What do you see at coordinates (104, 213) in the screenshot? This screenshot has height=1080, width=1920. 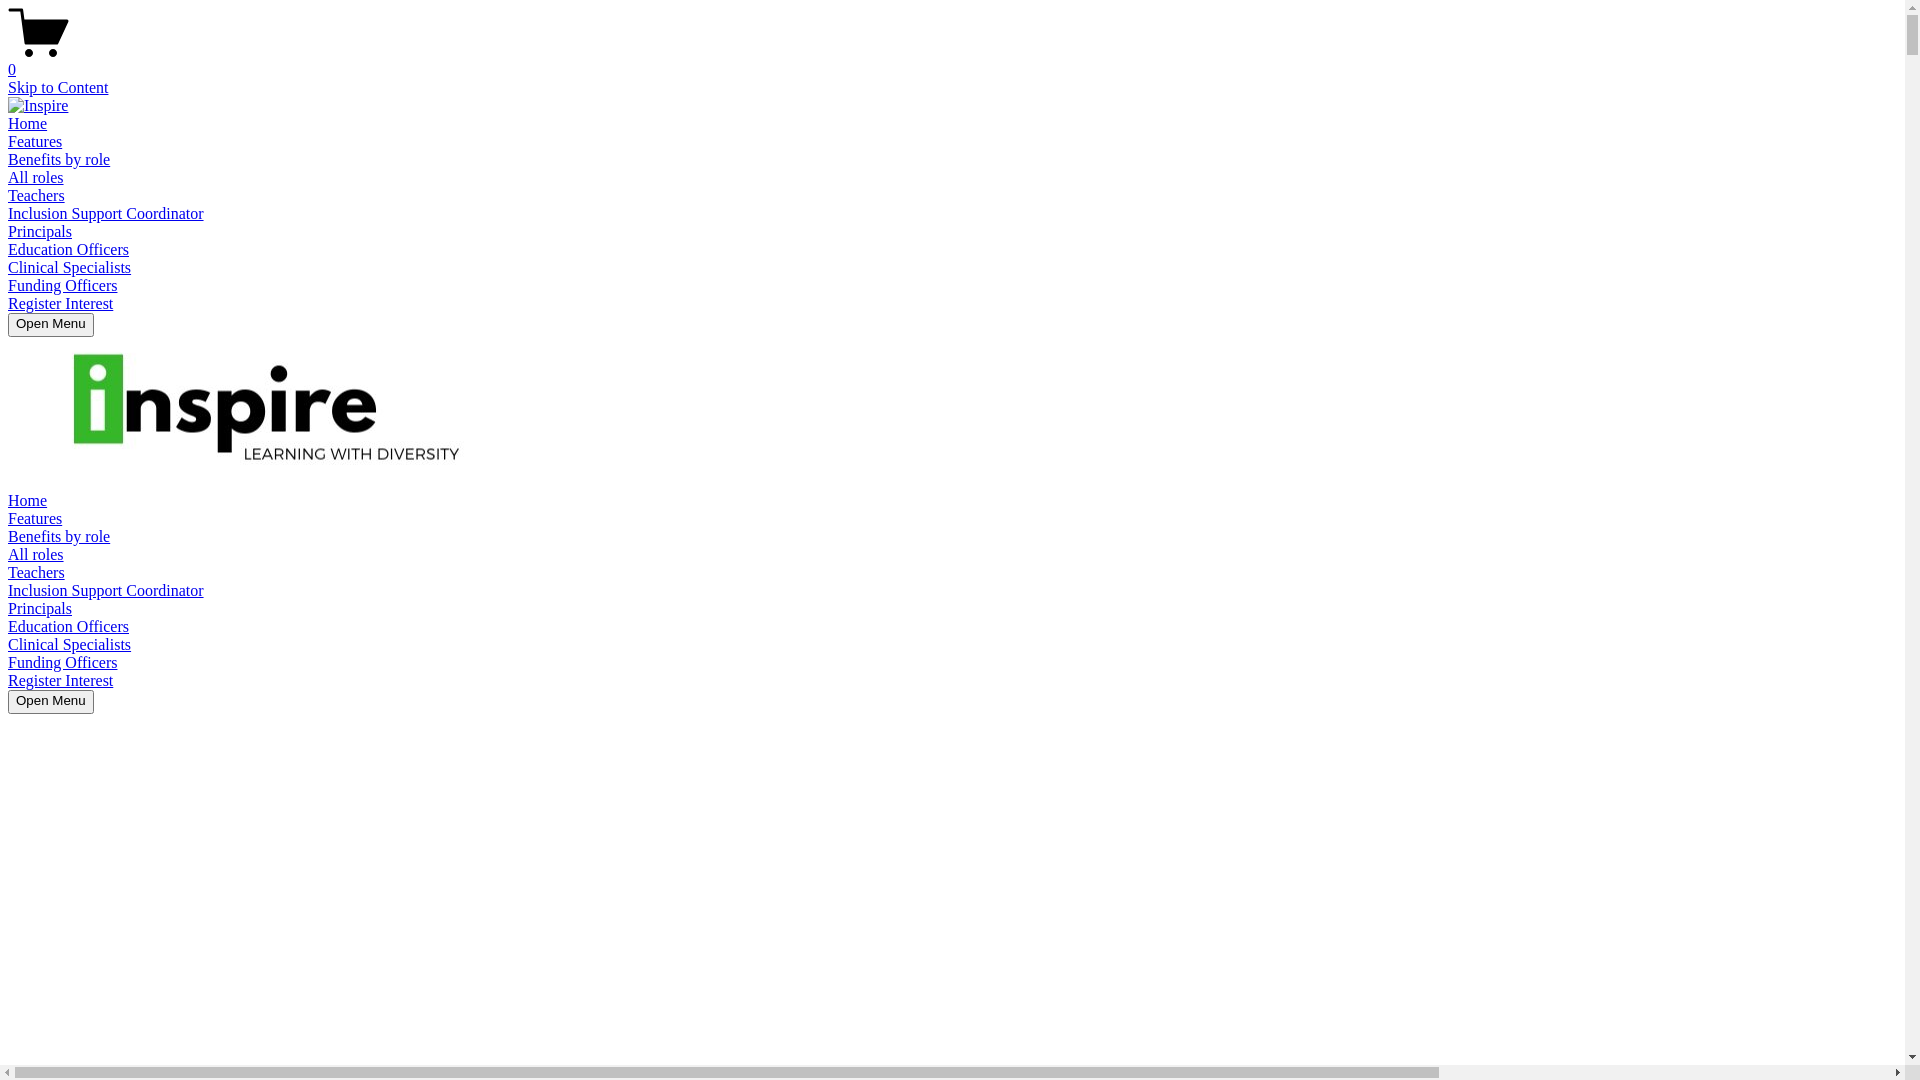 I see `'Inclusion Support Coordinator'` at bounding box center [104, 213].